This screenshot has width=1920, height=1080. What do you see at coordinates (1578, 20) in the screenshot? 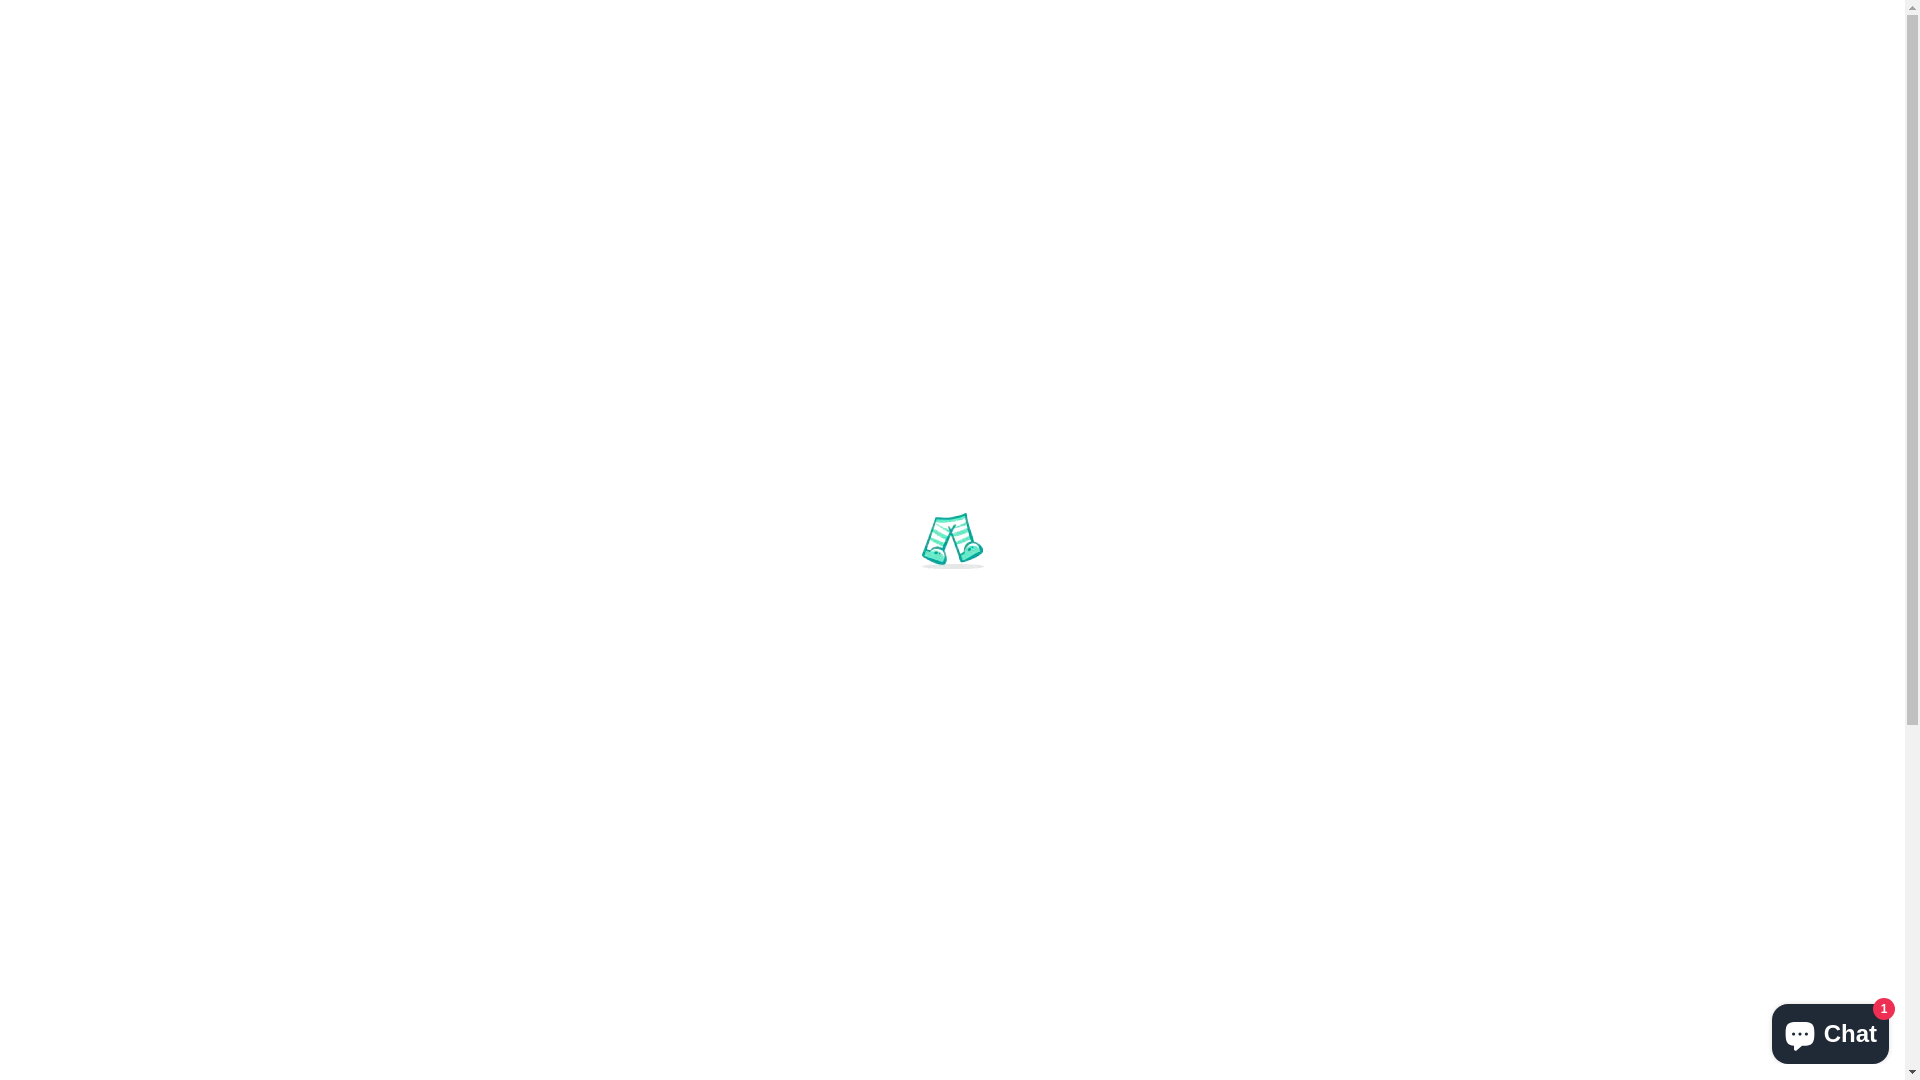
I see `'CREATE AN ACCOUNT'` at bounding box center [1578, 20].